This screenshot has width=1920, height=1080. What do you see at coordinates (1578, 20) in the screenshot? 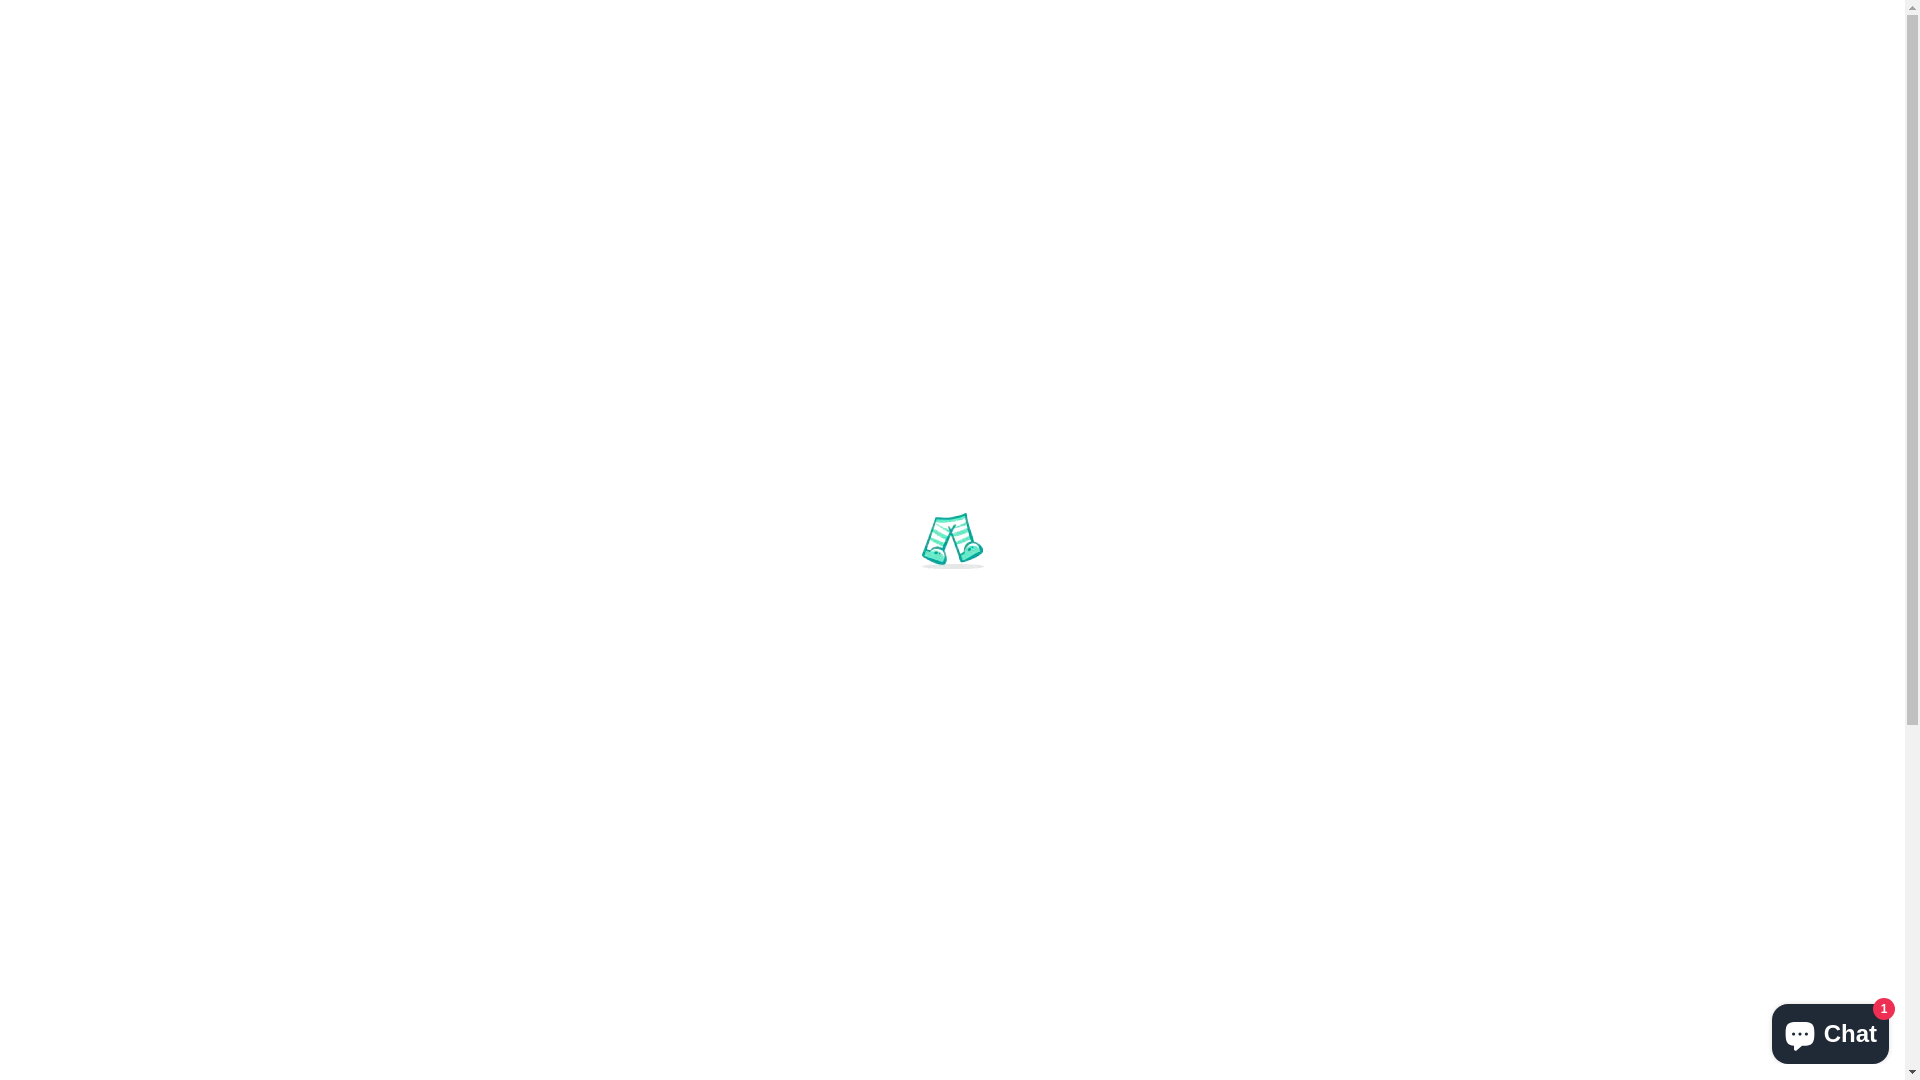
I see `'CREATE AN ACCOUNT'` at bounding box center [1578, 20].